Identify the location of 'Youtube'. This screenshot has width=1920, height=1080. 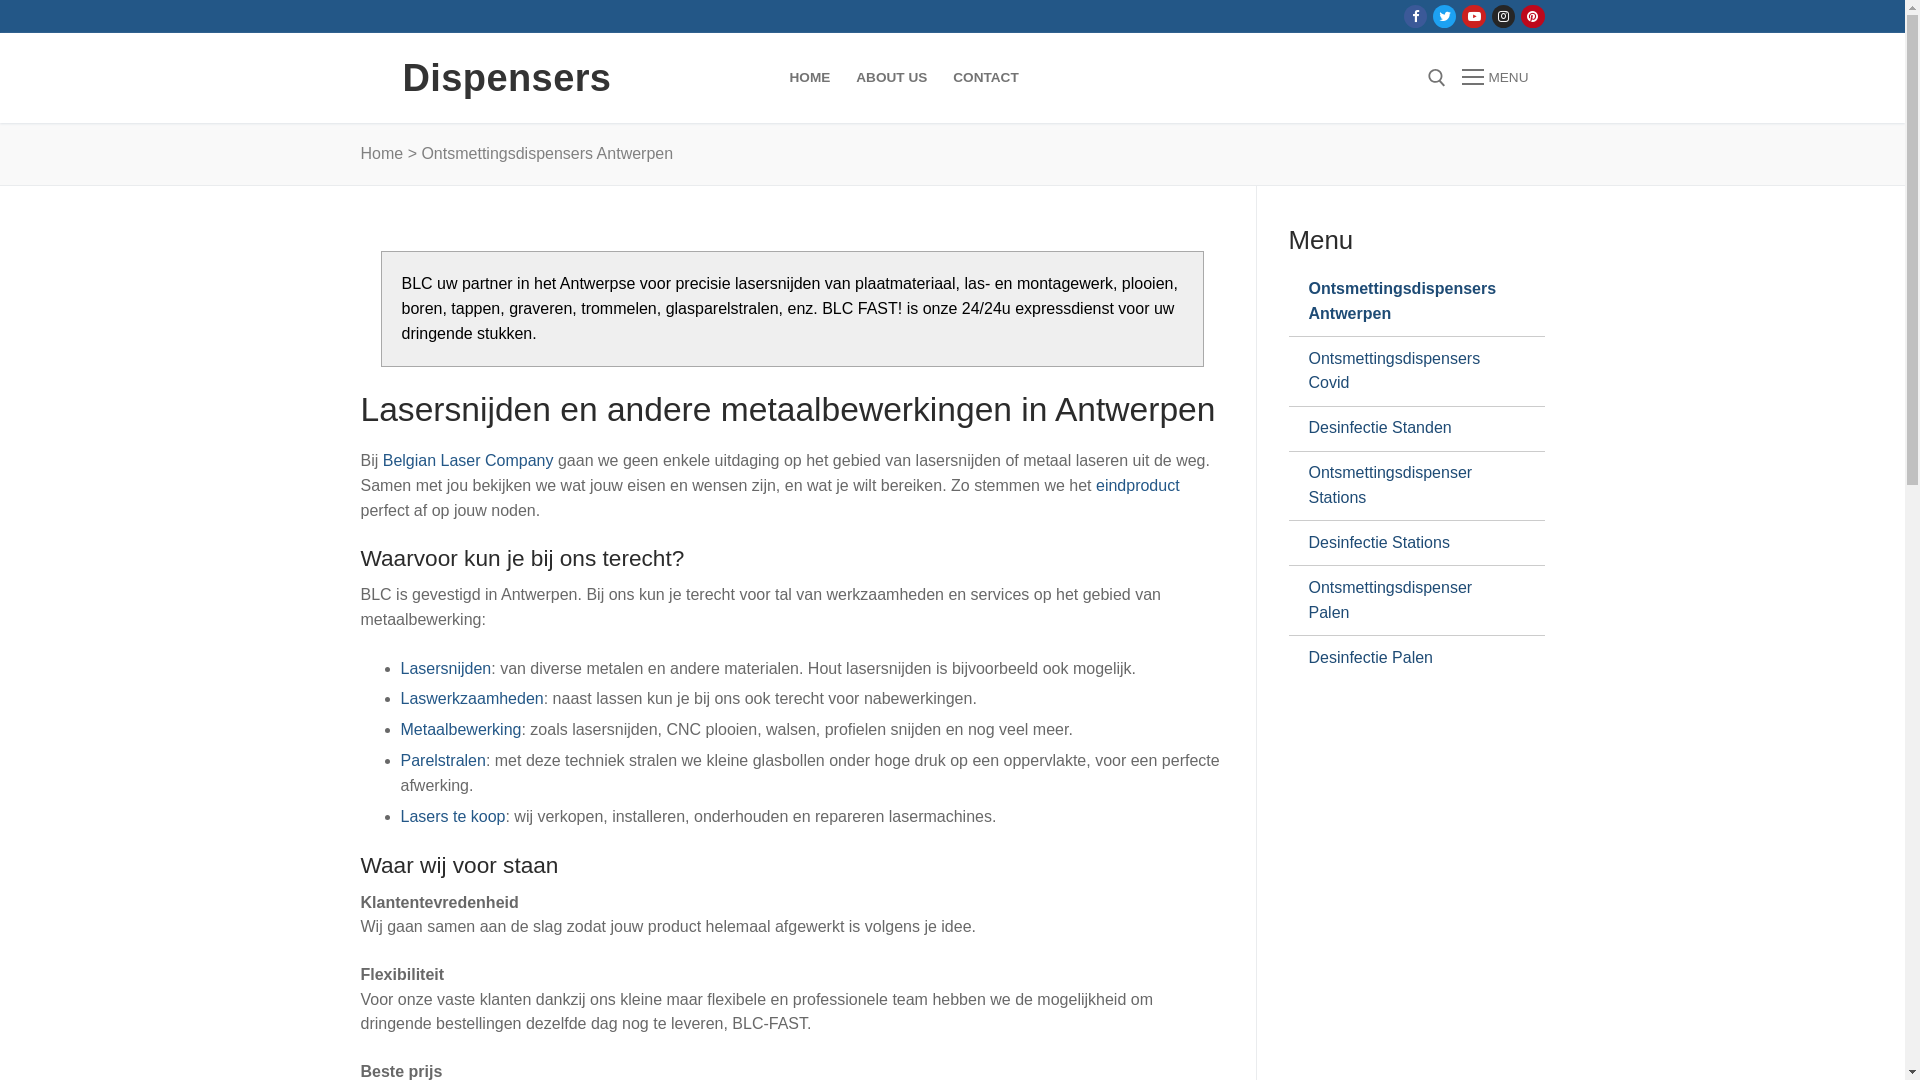
(1474, 16).